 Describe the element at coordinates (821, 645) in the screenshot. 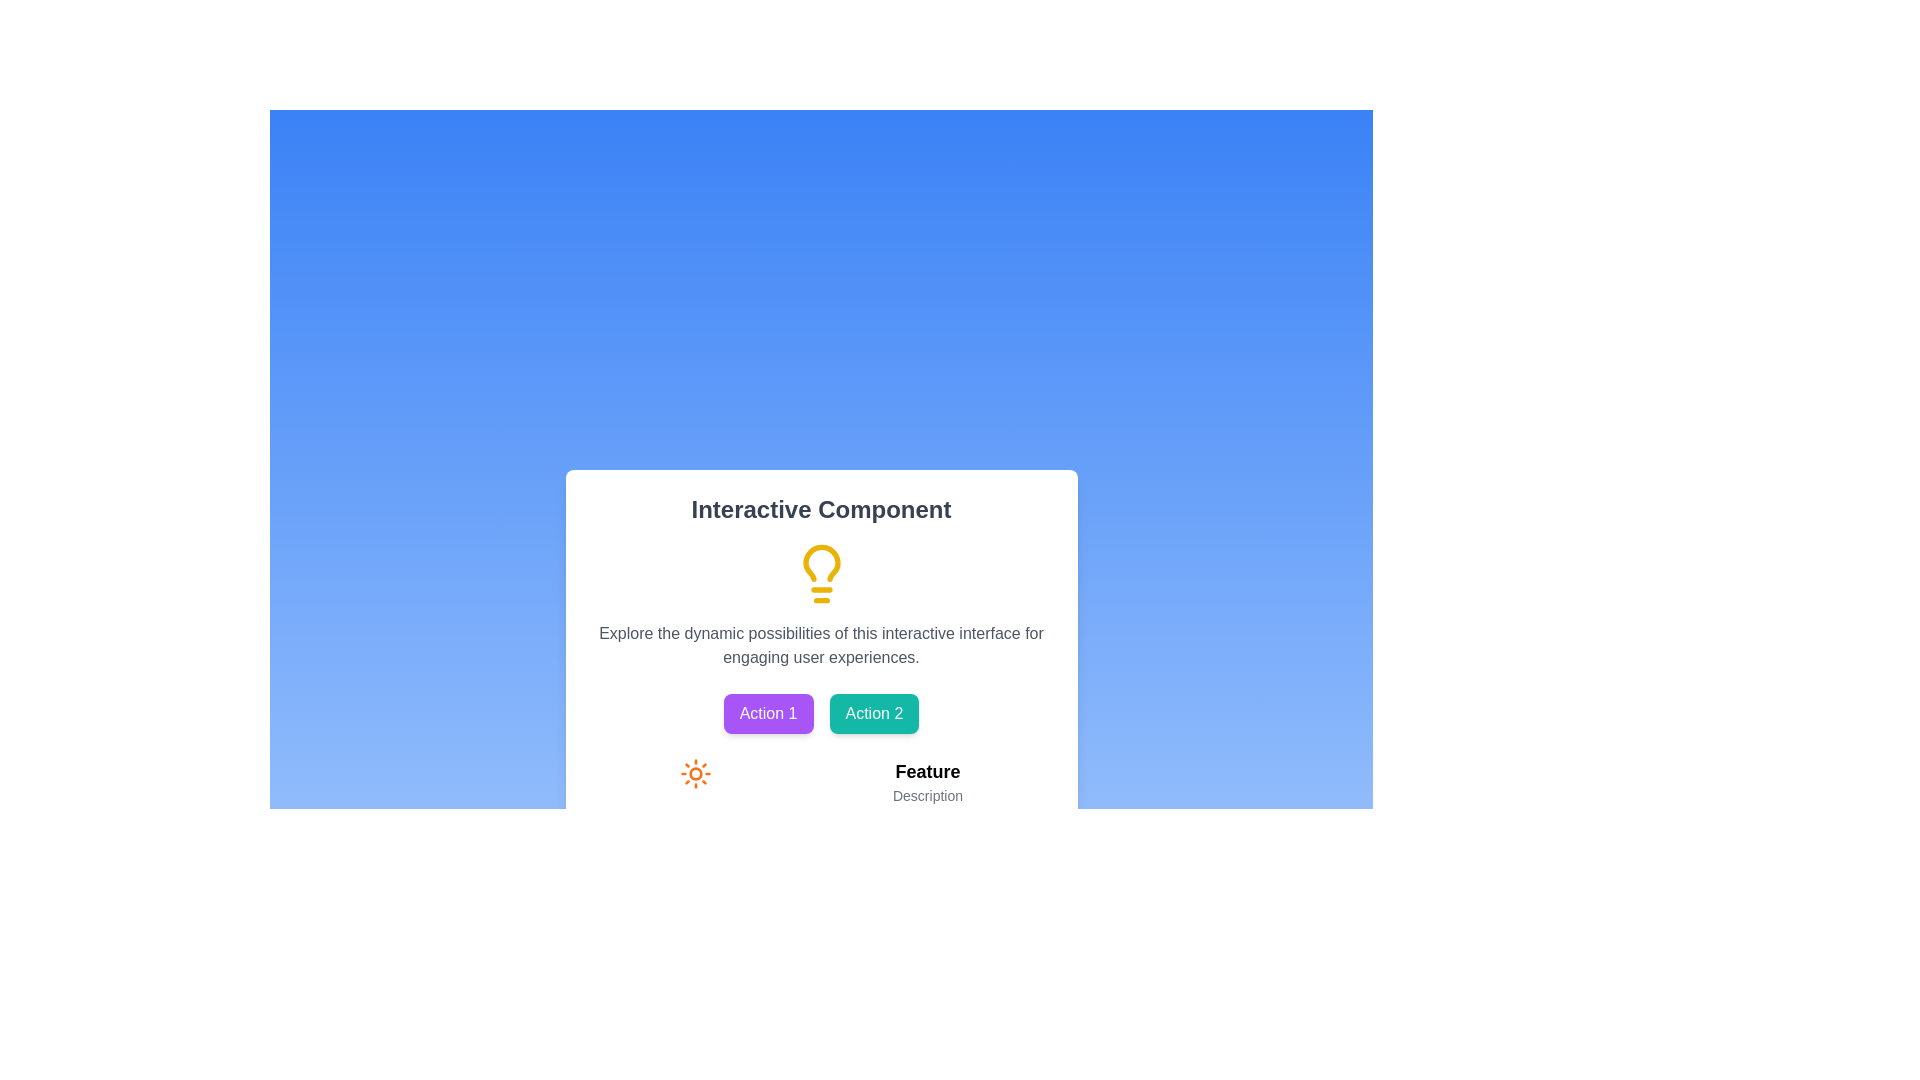

I see `descriptive text block about the functionalities or features of the interface located within the white card titled 'Interactive Component', positioned below the icon and above the buttons` at that location.